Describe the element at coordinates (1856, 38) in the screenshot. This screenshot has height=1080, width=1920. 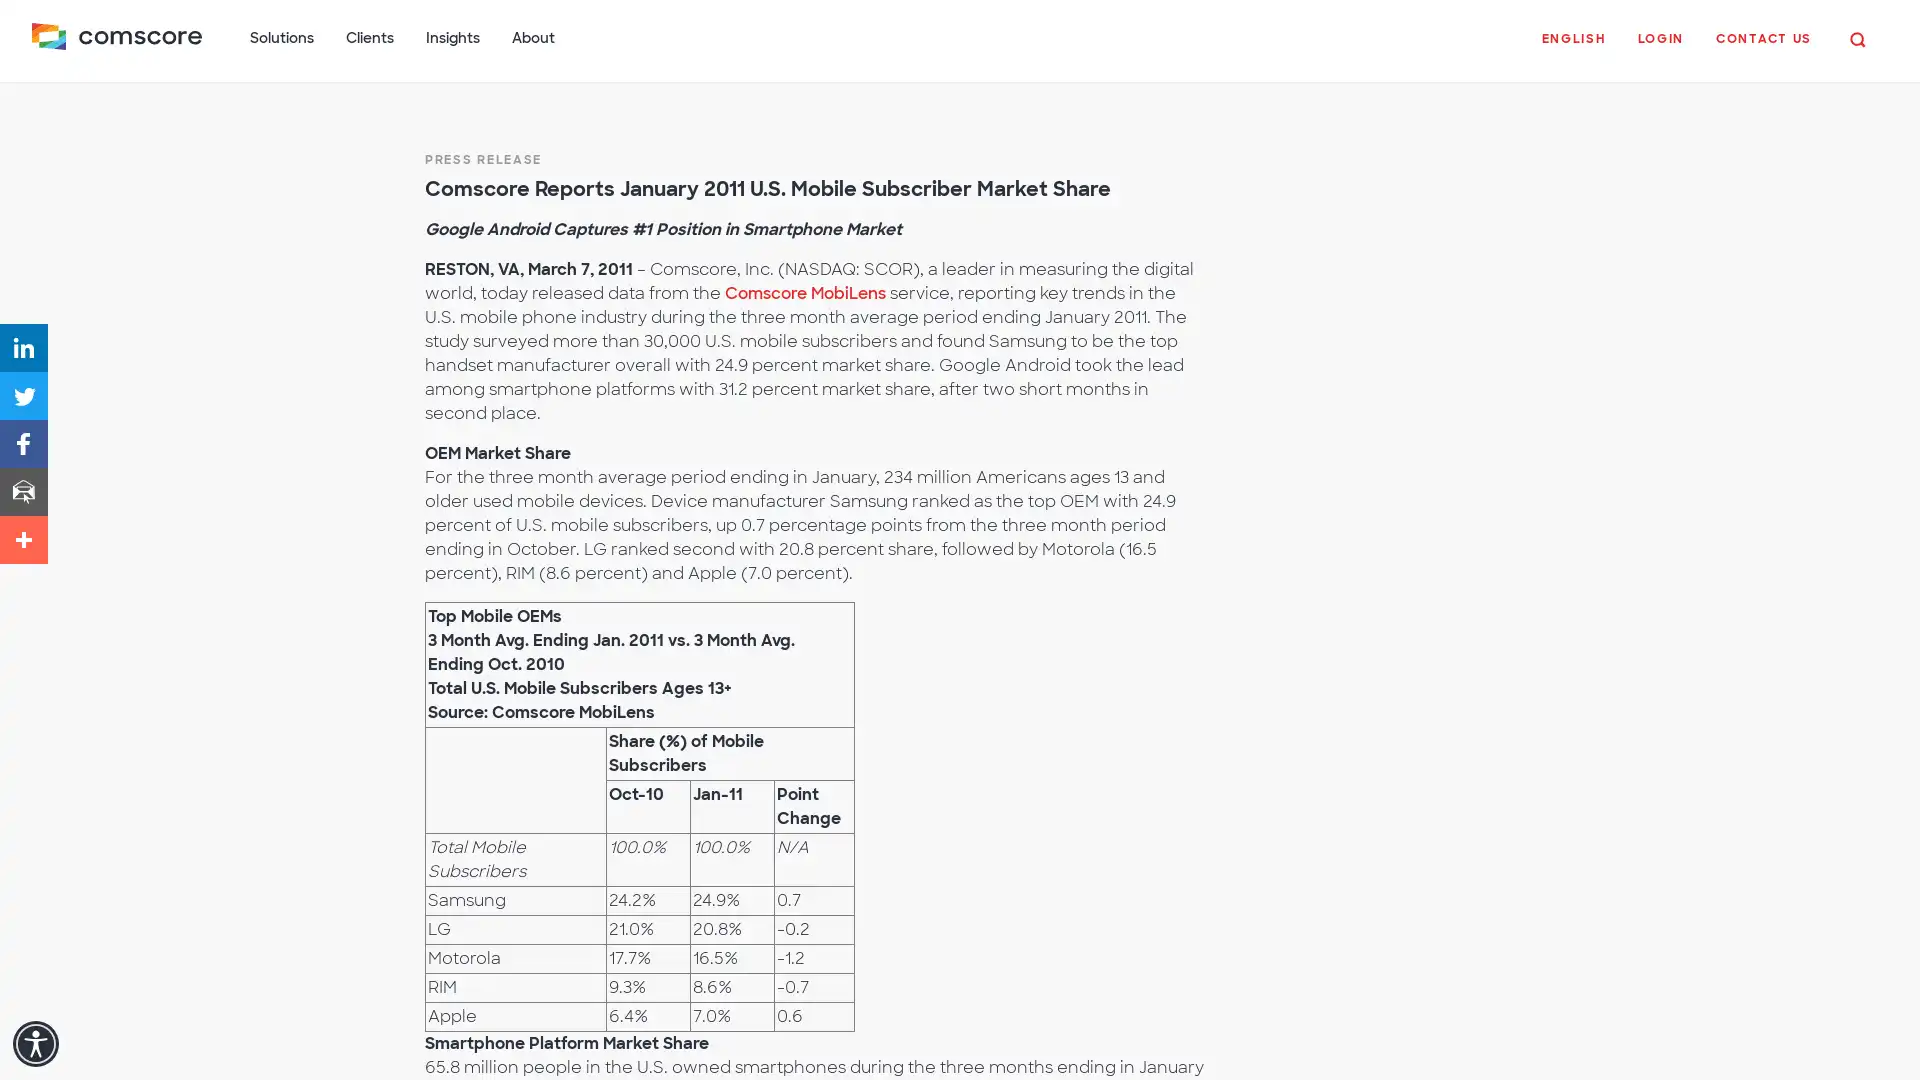
I see `search` at that location.